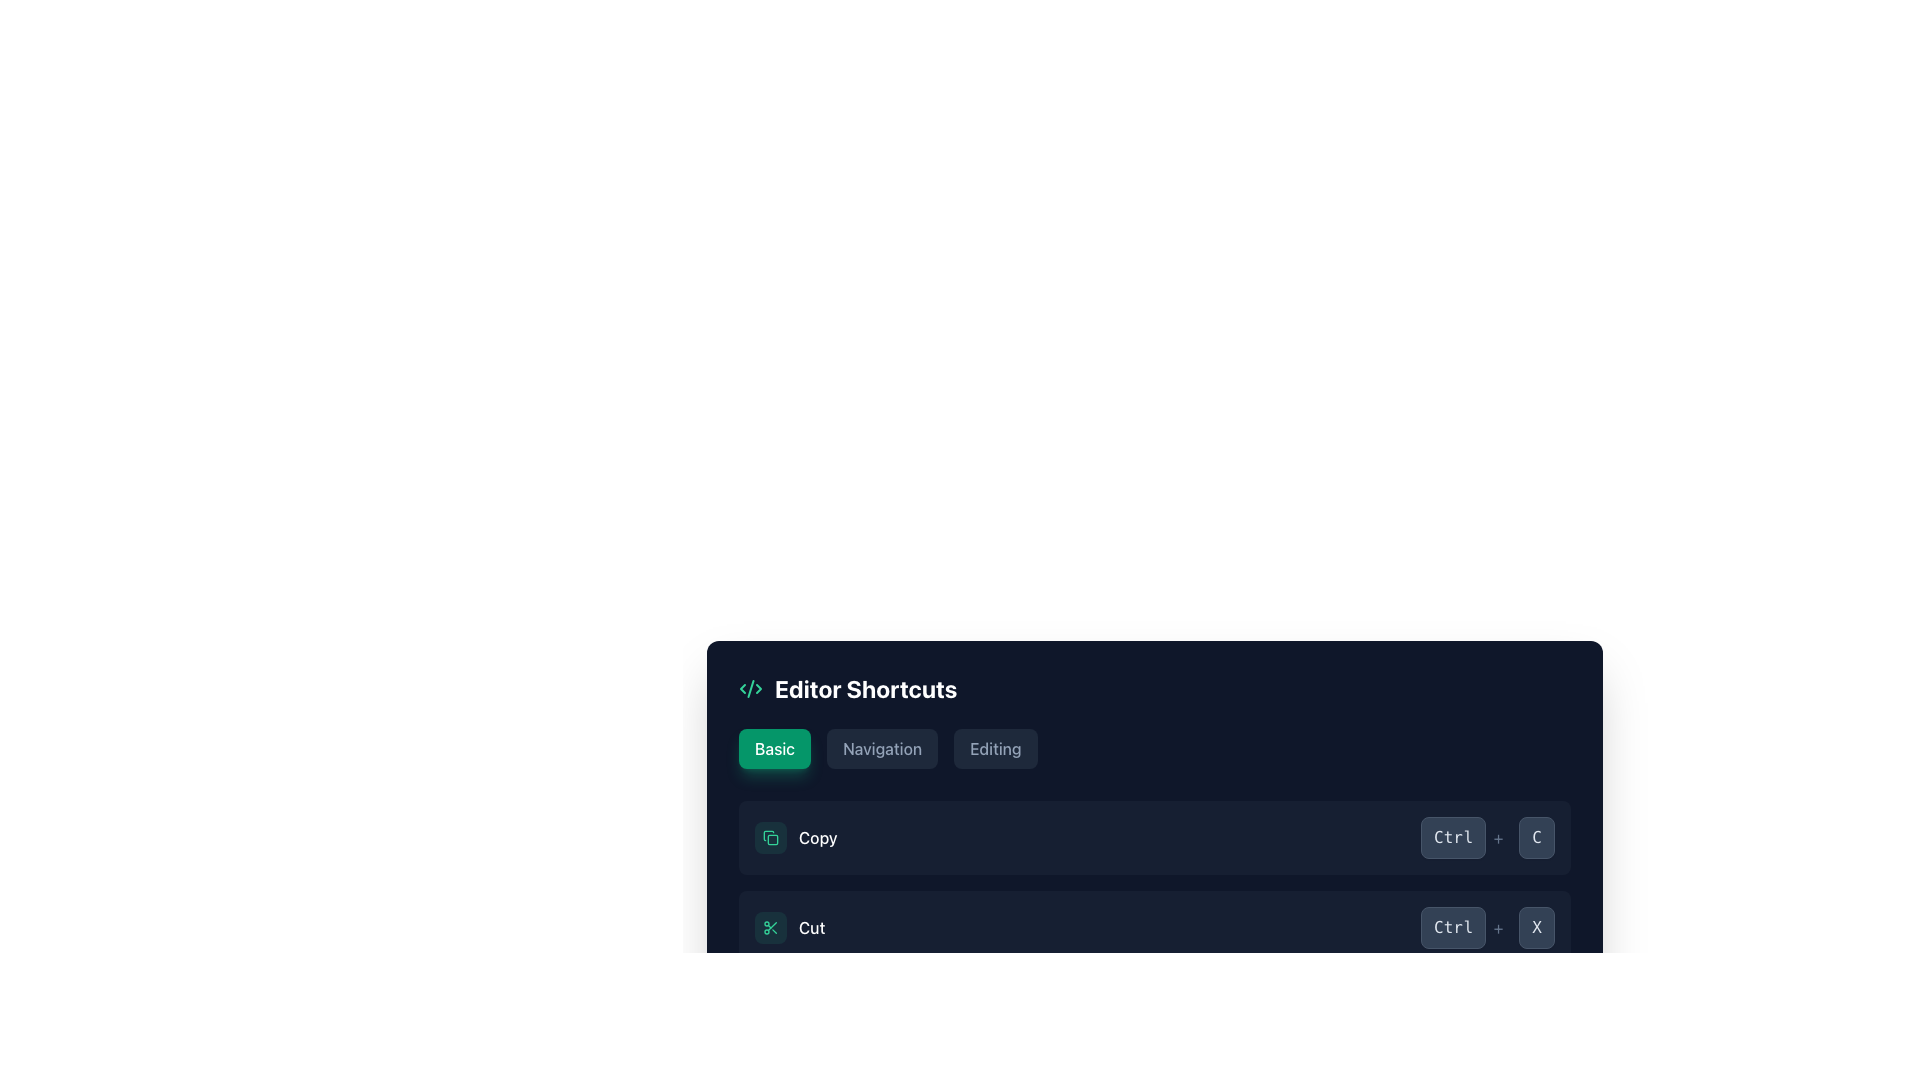 This screenshot has height=1080, width=1920. I want to click on the shortcut hint for the compound element that indicates the copy action with the shortcut 'Ctrl+C' located in the 'Editor Shortcuts' section, which is the first row in the list, so click(1155, 837).